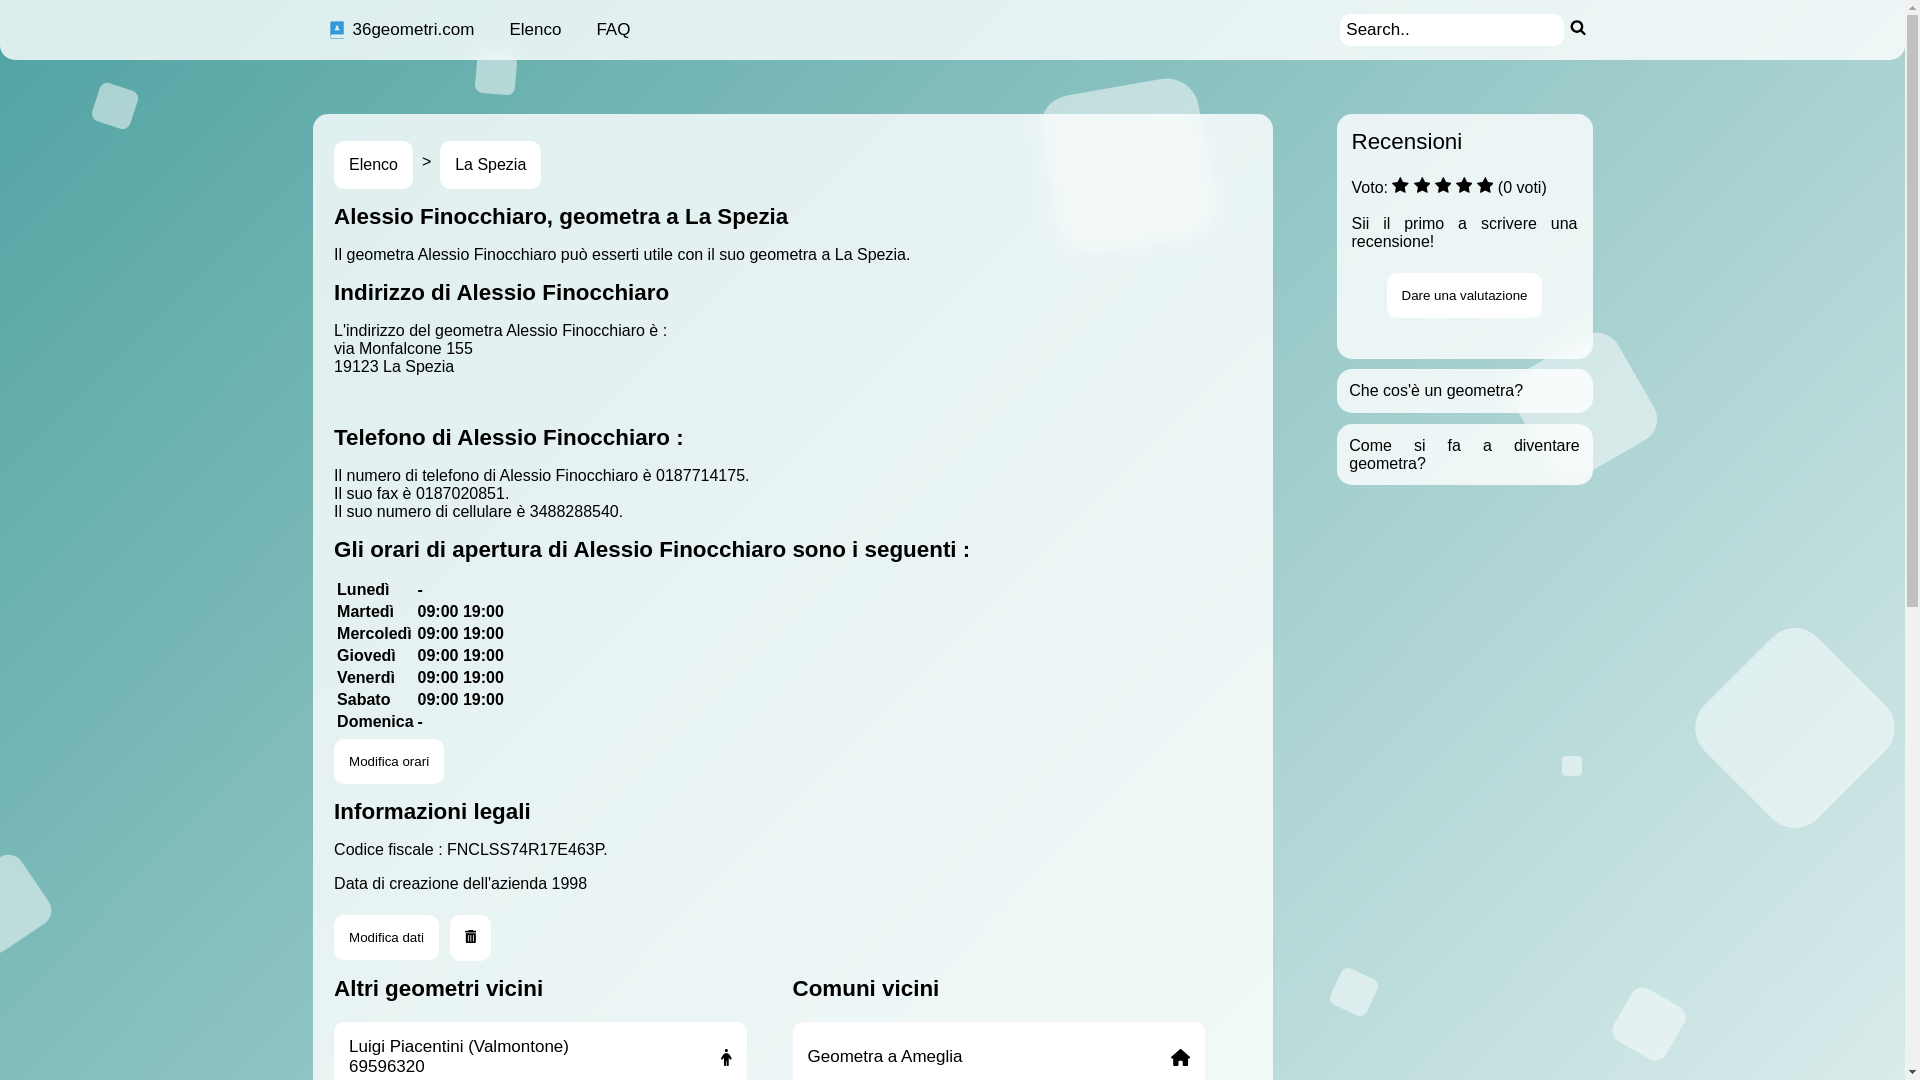 Image resolution: width=1920 pixels, height=1080 pixels. What do you see at coordinates (1464, 295) in the screenshot?
I see `'Dare una valutazione'` at bounding box center [1464, 295].